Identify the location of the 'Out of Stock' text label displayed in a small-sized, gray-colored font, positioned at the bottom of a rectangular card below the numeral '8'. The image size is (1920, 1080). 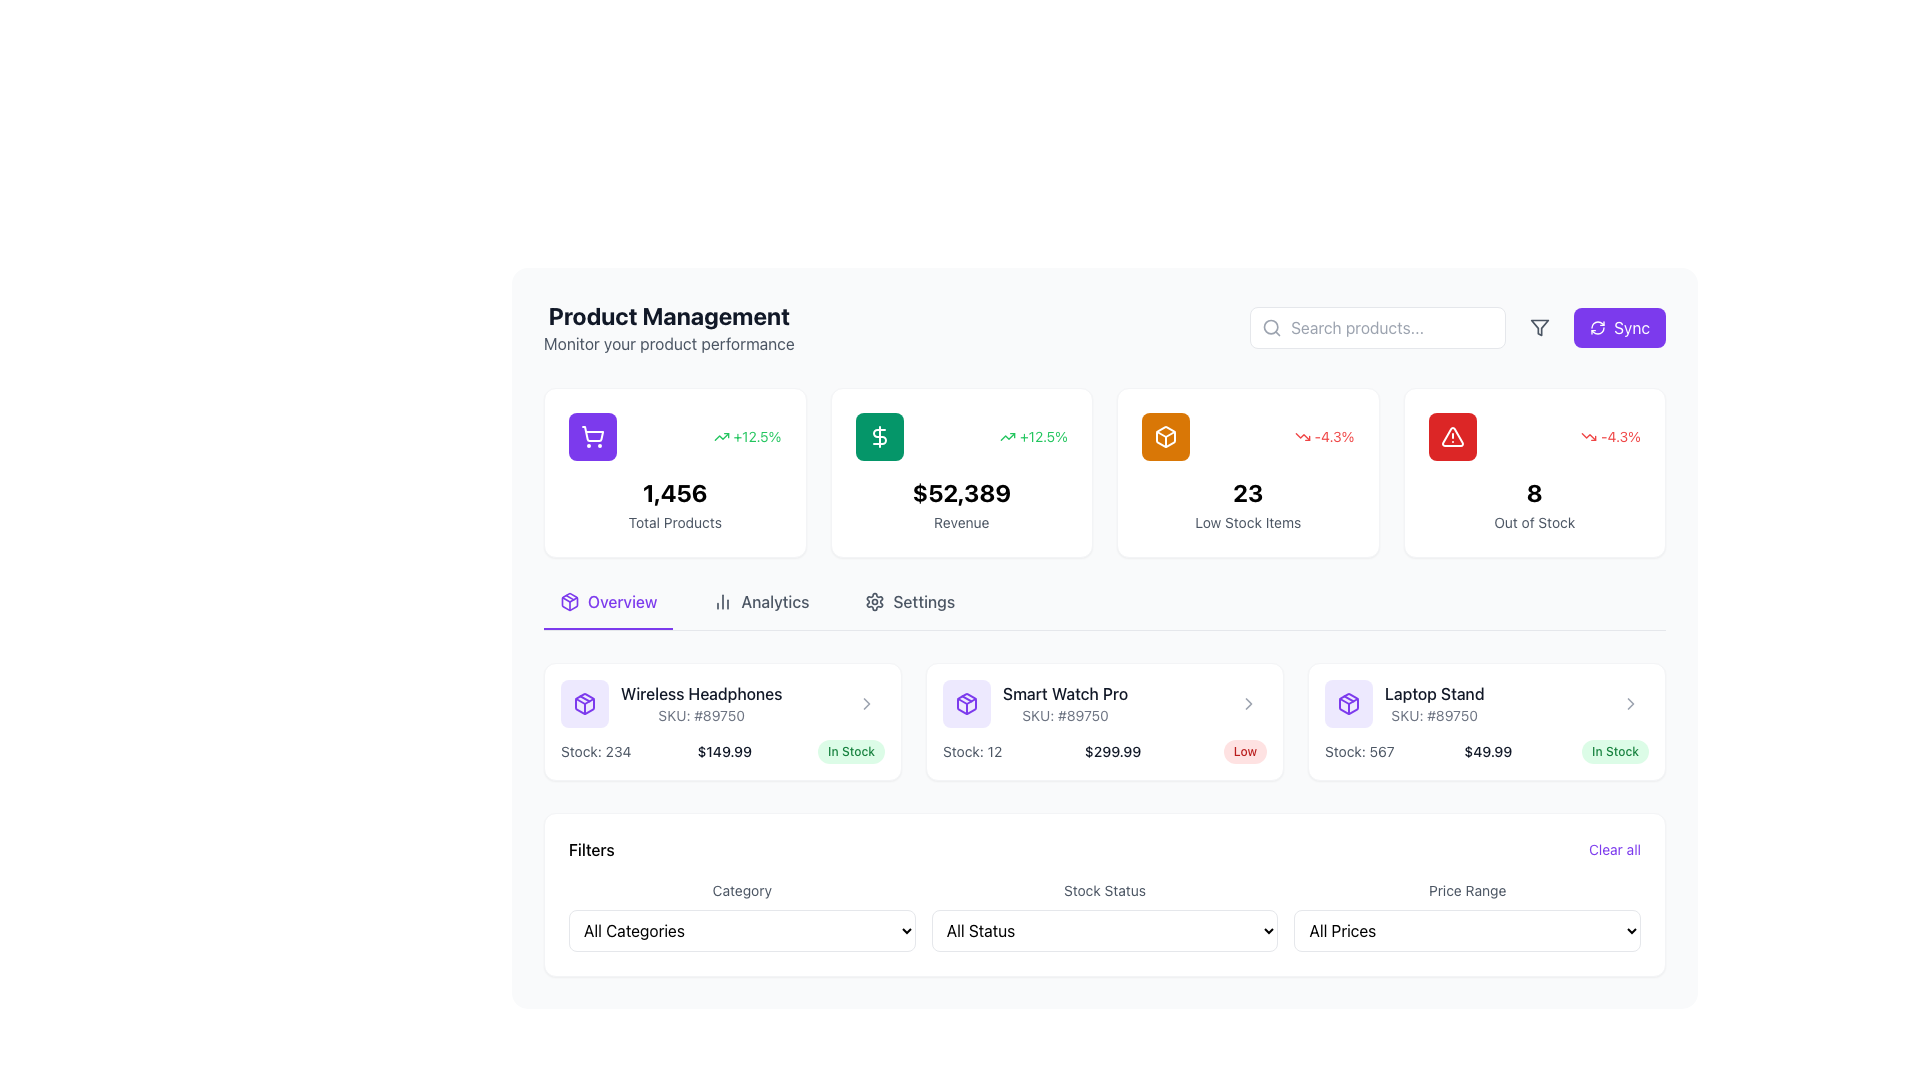
(1533, 522).